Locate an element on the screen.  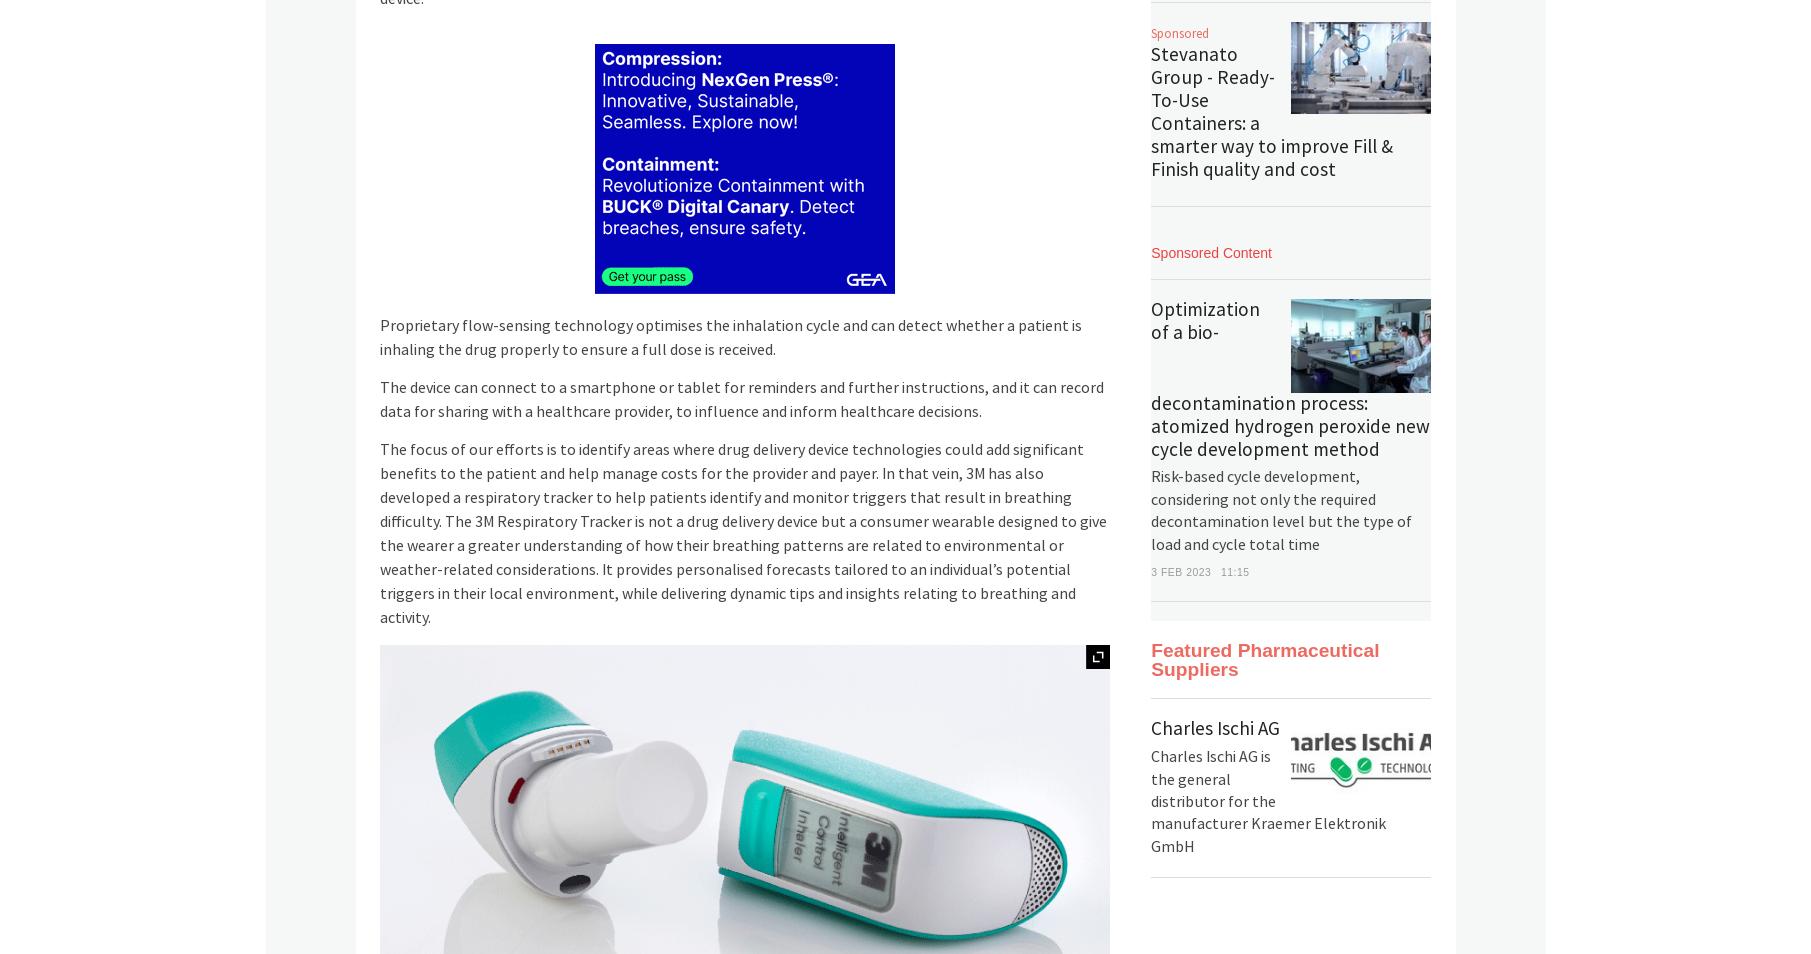
'The device can connect to a smartphone or tablet for reminders and further instructions, and it can record data for sharing with a healthcare provider, to influence and inform healthcare decisions.' is located at coordinates (740, 398).